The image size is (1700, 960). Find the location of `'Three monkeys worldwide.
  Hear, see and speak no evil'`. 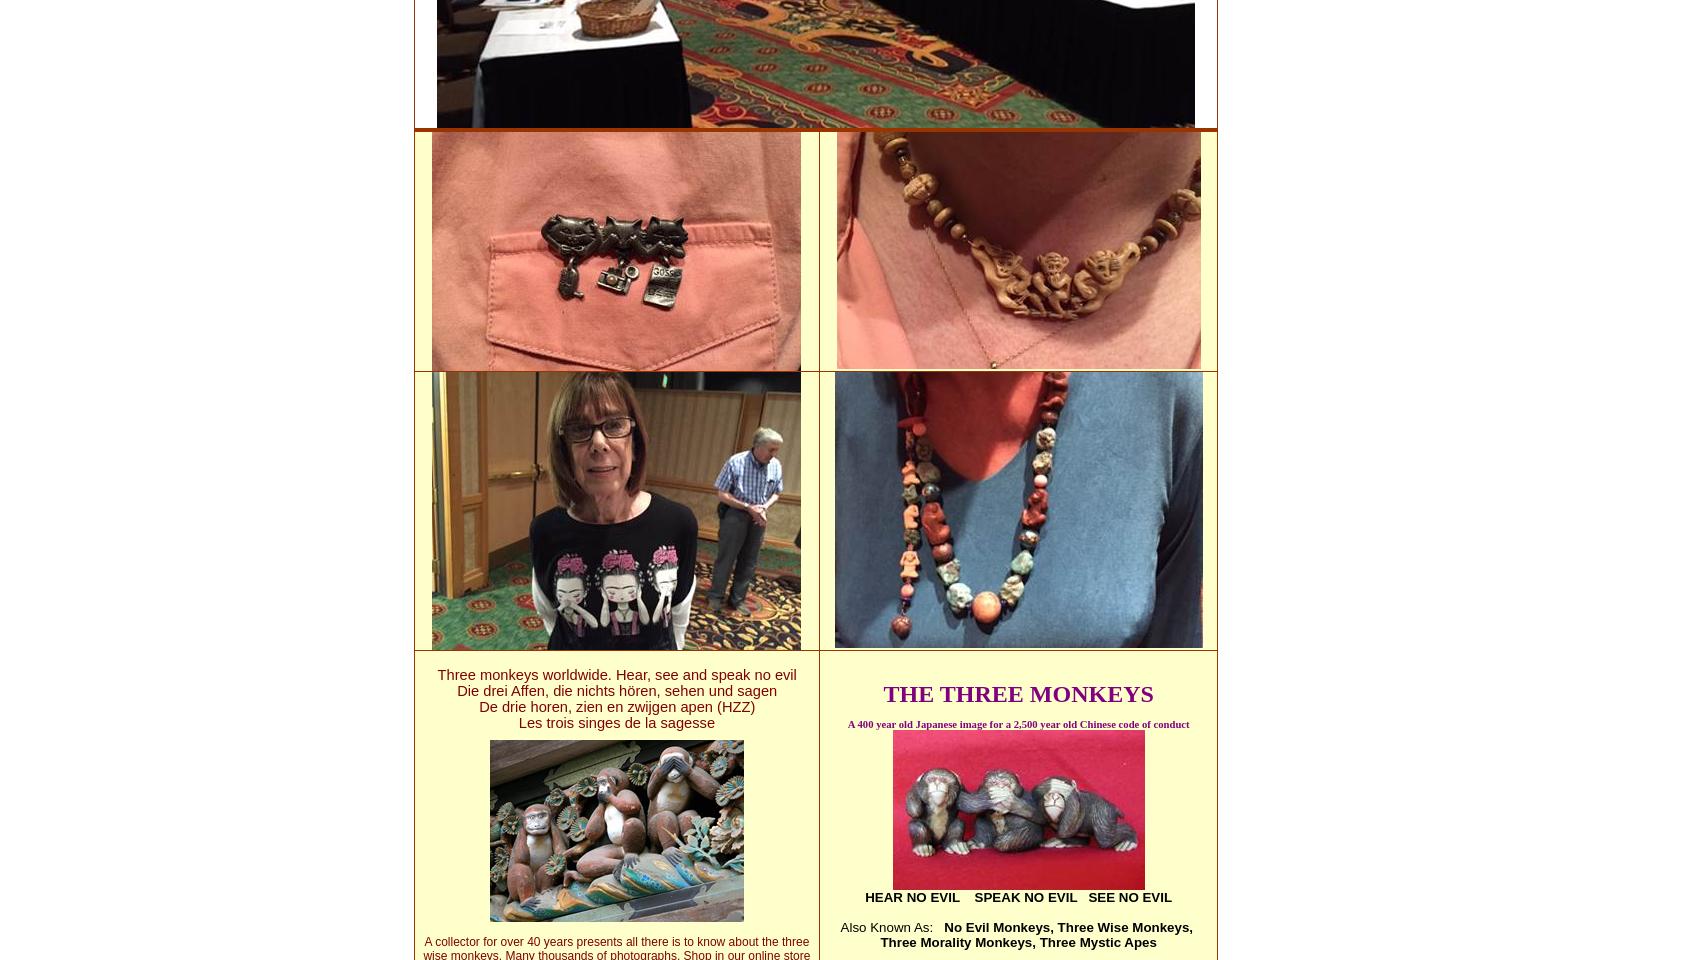

'Three monkeys worldwide.
  Hear, see and speak no evil' is located at coordinates (615, 674).